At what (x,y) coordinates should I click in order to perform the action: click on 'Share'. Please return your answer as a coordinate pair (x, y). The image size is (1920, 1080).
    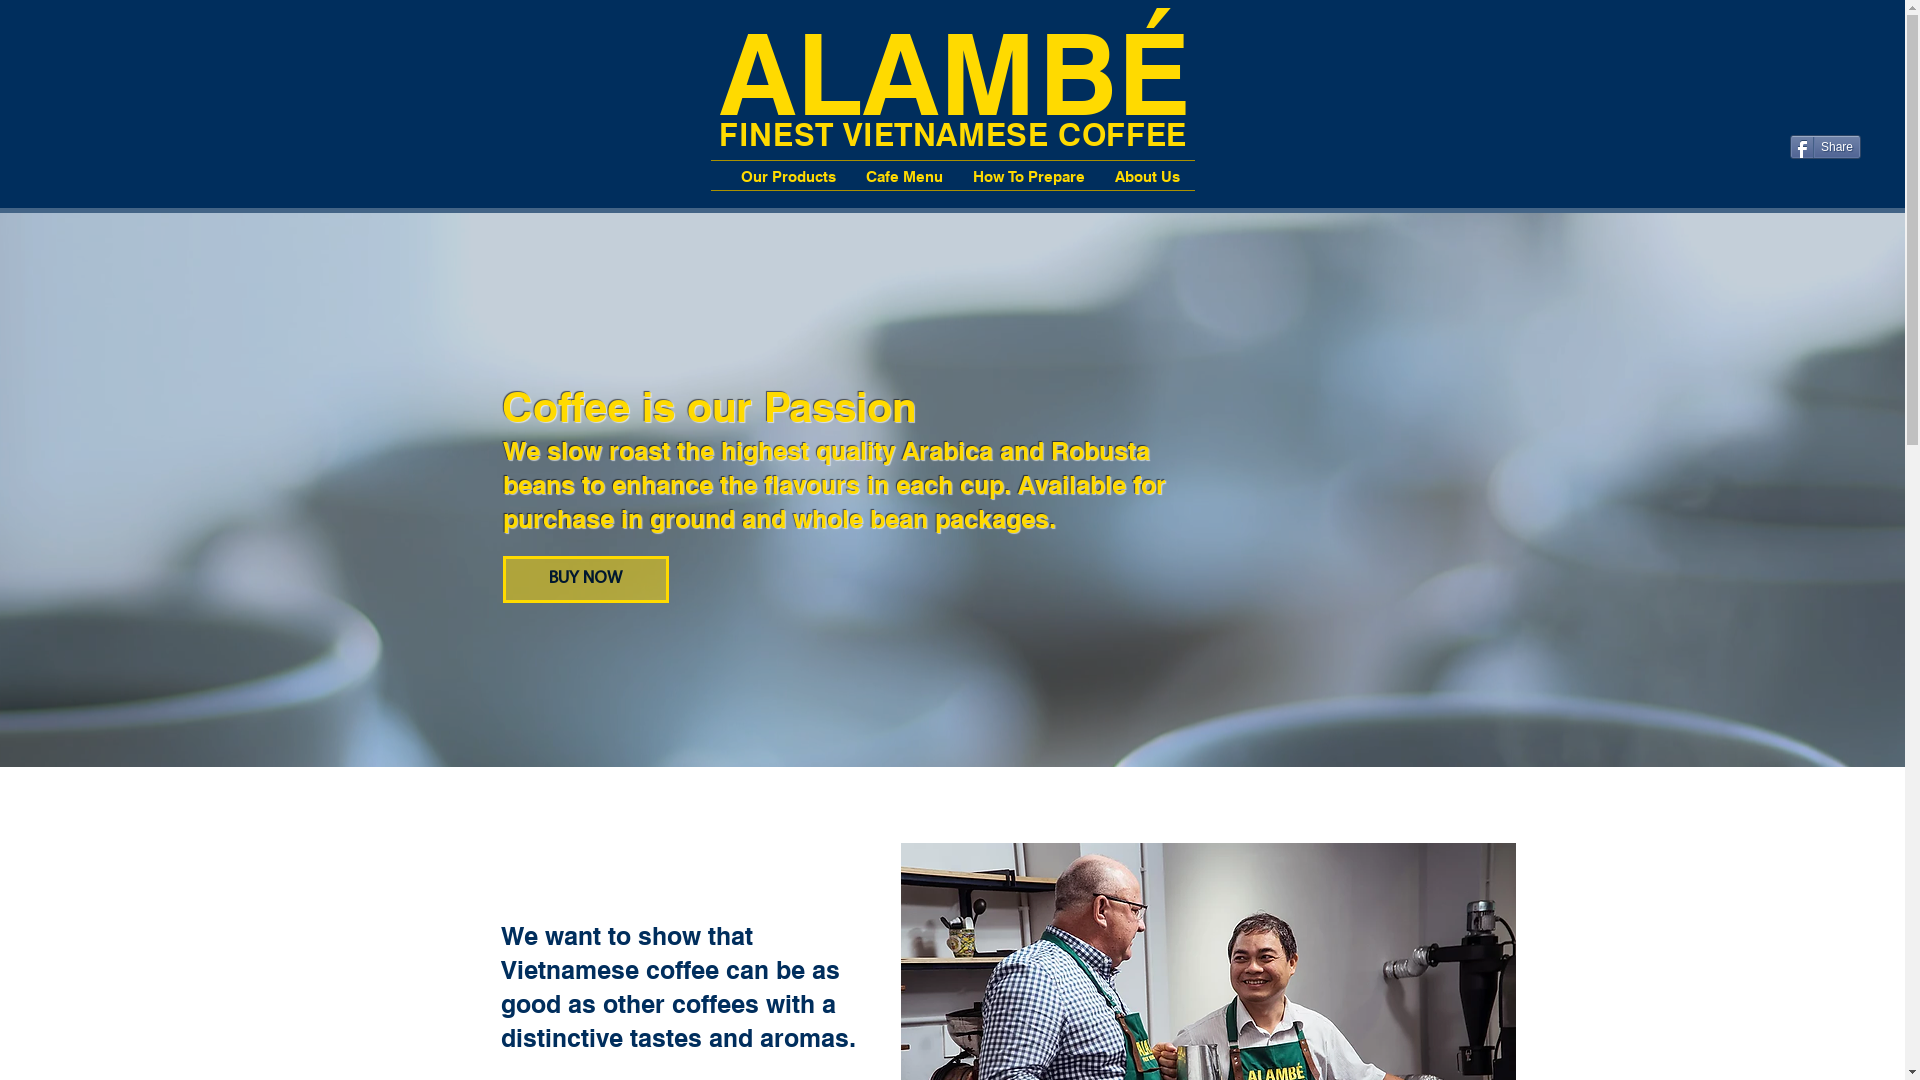
    Looking at the image, I should click on (1825, 145).